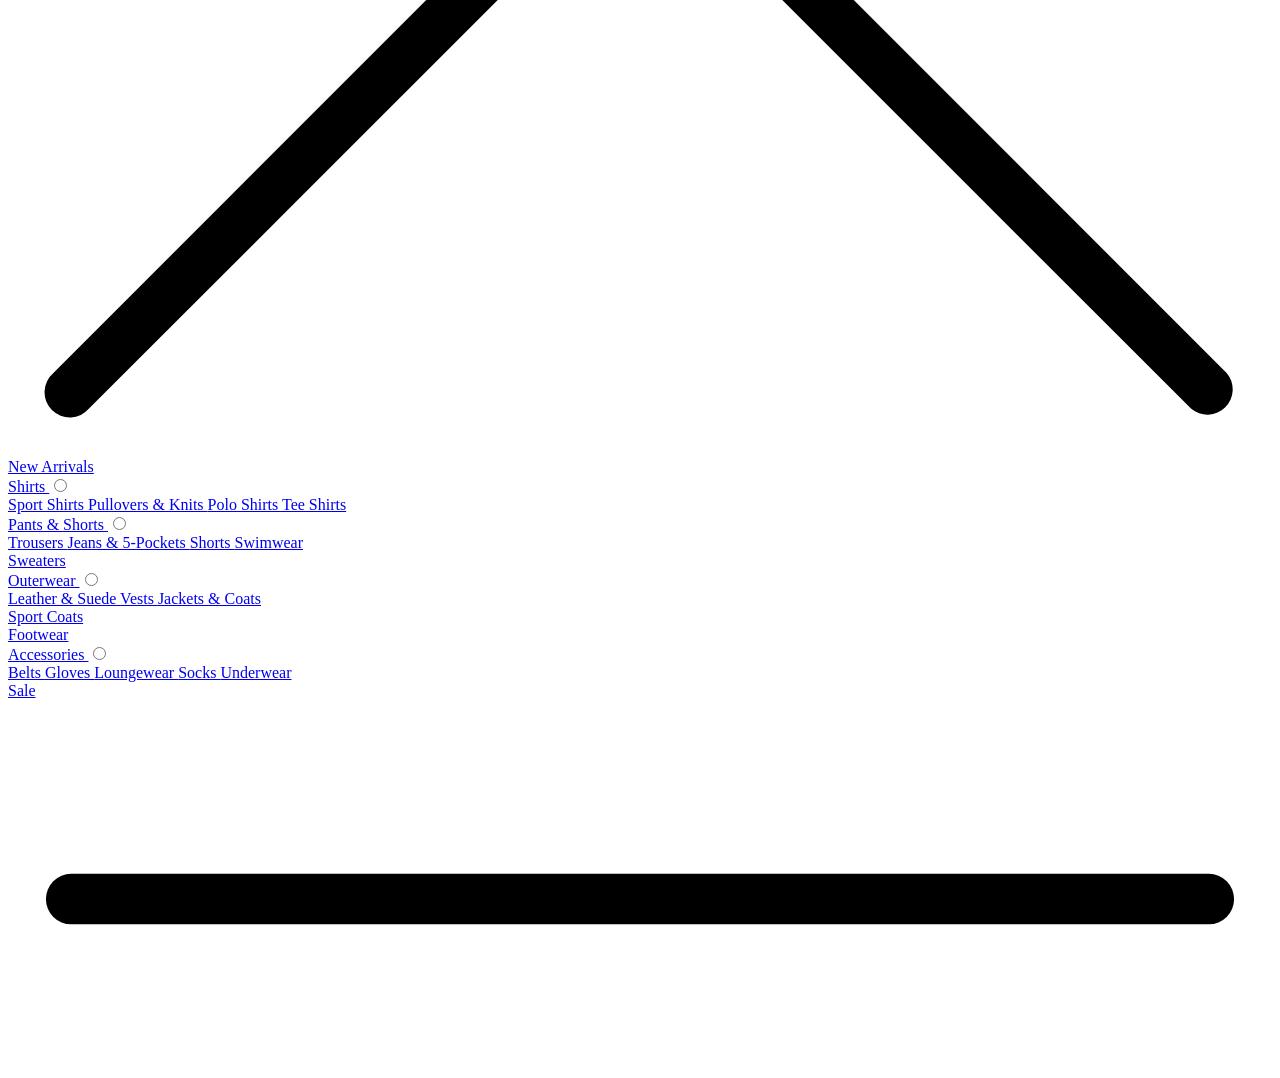 The image size is (1280, 1078). What do you see at coordinates (135, 672) in the screenshot?
I see `'Loungewear'` at bounding box center [135, 672].